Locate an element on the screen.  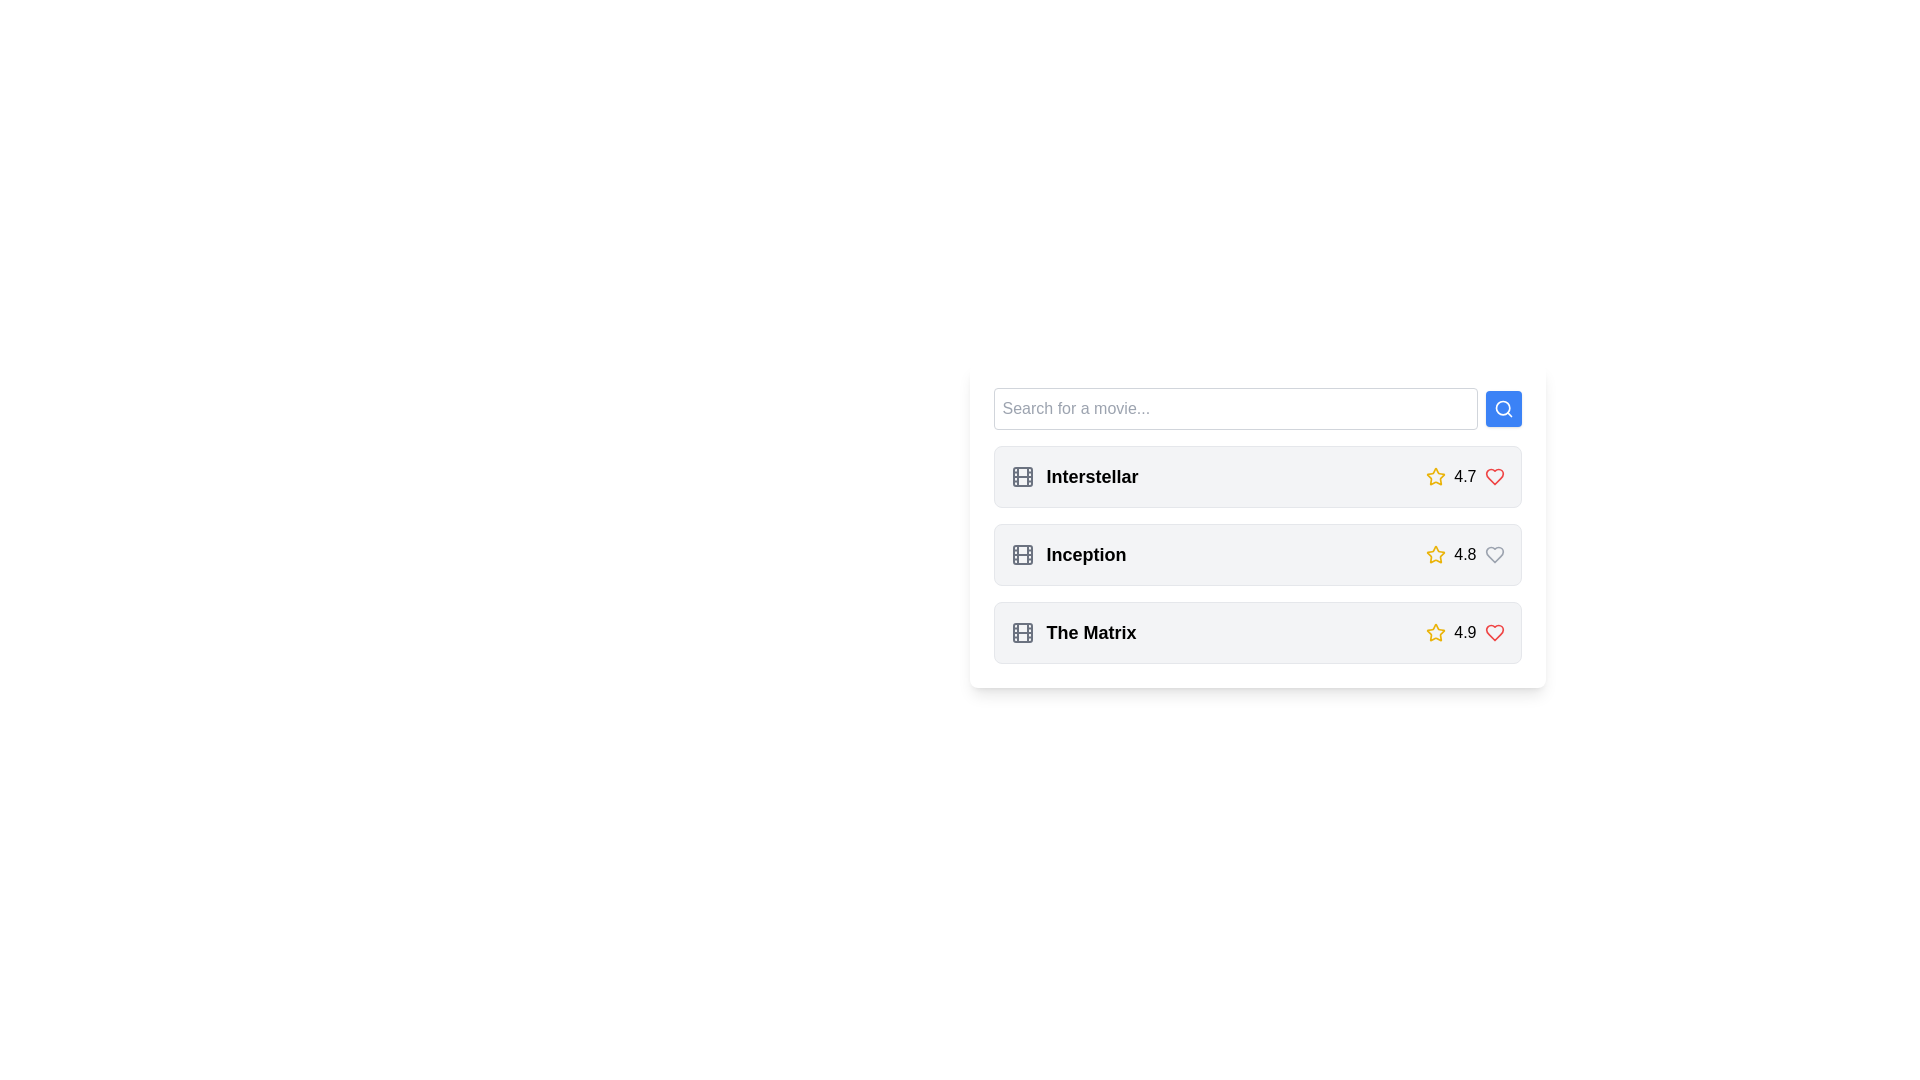
the heart icon button located on the right side of the row displaying the movie 'Interstellar' to mark the movie as favorite is located at coordinates (1494, 477).